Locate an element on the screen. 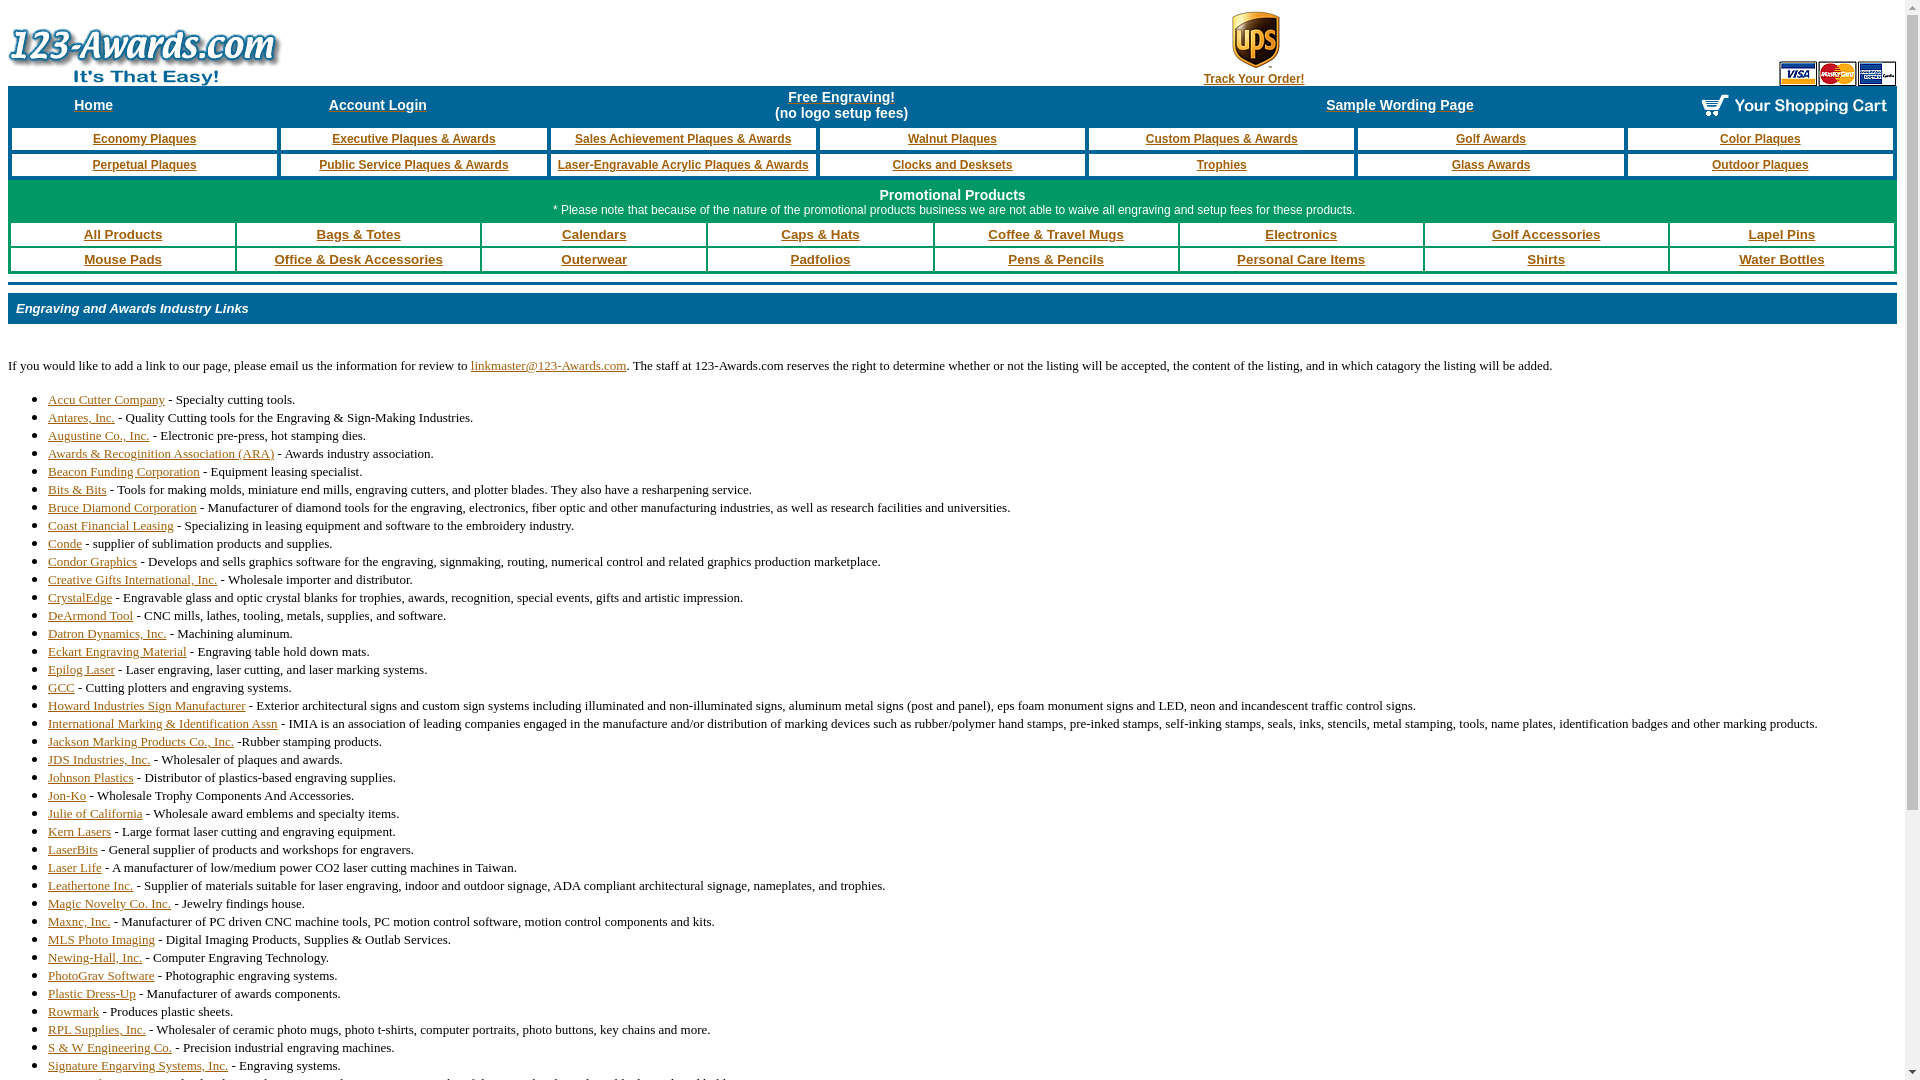 Image resolution: width=1920 pixels, height=1080 pixels. 'Maxnc, Inc.' is located at coordinates (78, 921).